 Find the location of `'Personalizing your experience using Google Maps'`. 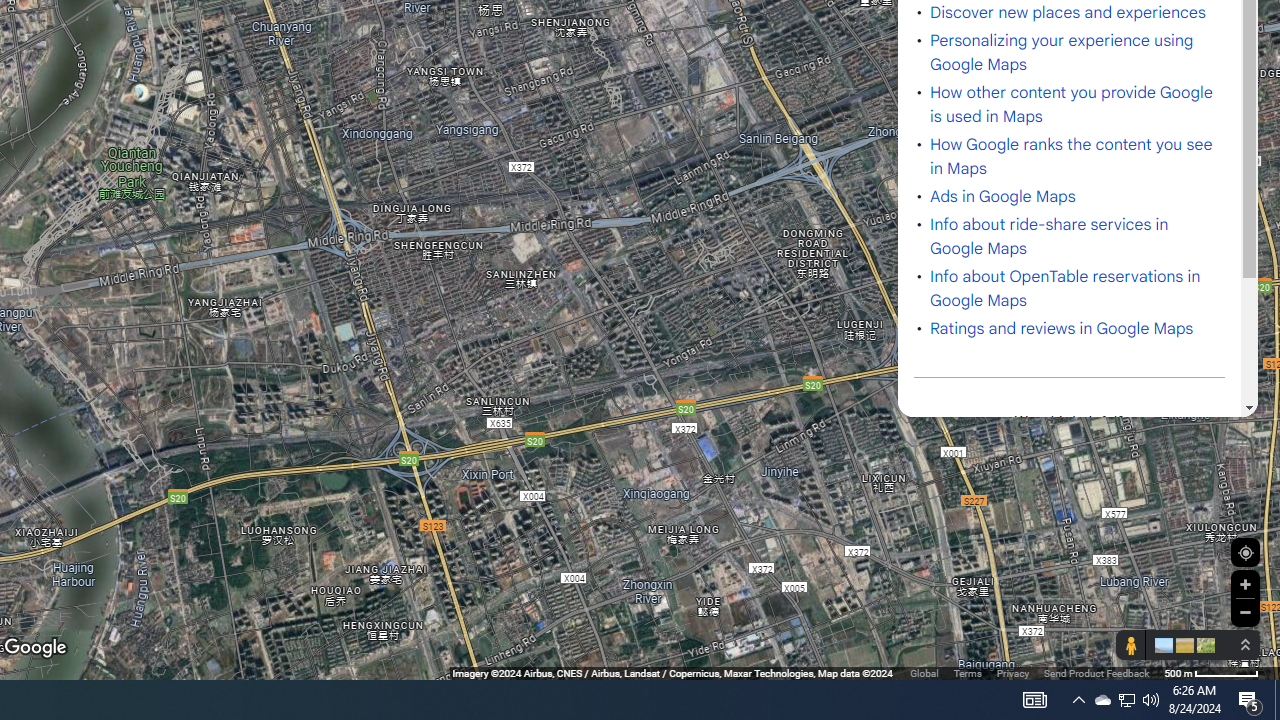

'Personalizing your experience using Google Maps' is located at coordinates (1061, 51).